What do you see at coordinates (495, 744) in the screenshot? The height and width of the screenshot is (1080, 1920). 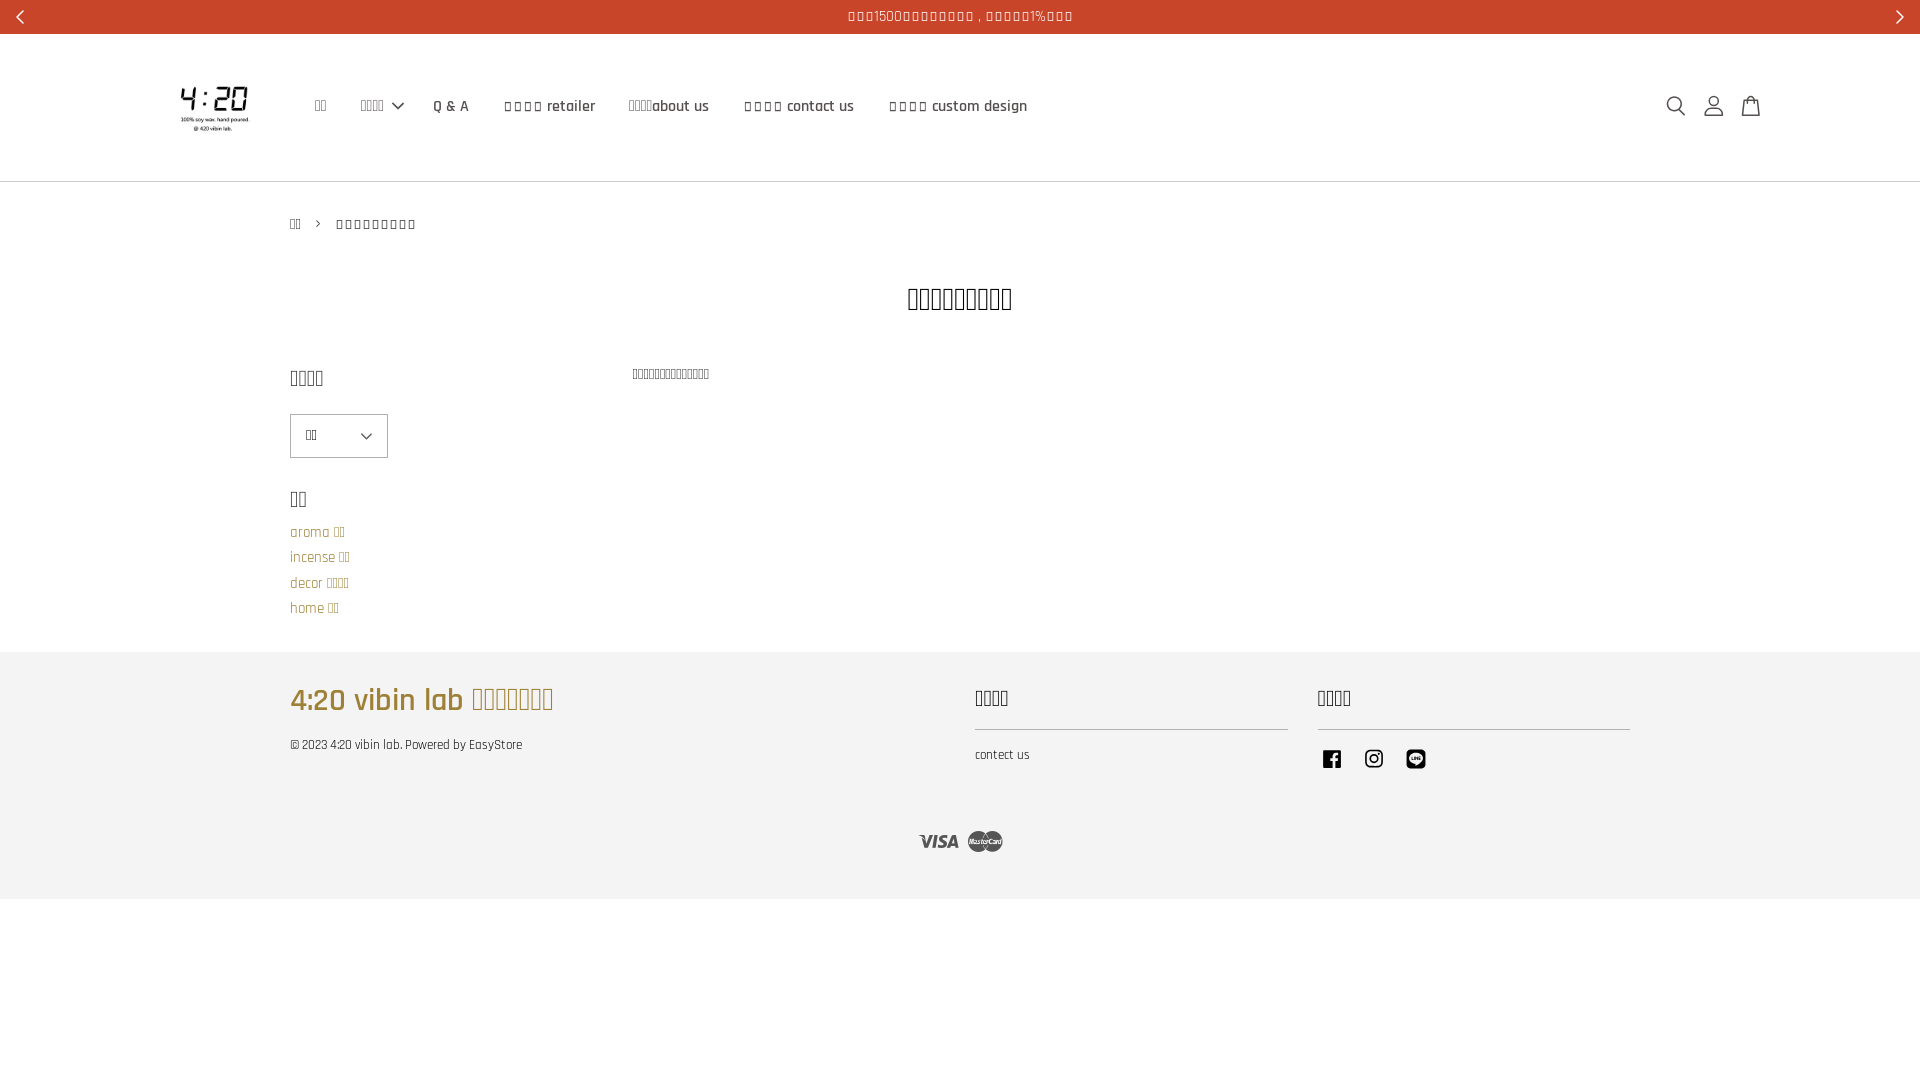 I see `'EasyStore'` at bounding box center [495, 744].